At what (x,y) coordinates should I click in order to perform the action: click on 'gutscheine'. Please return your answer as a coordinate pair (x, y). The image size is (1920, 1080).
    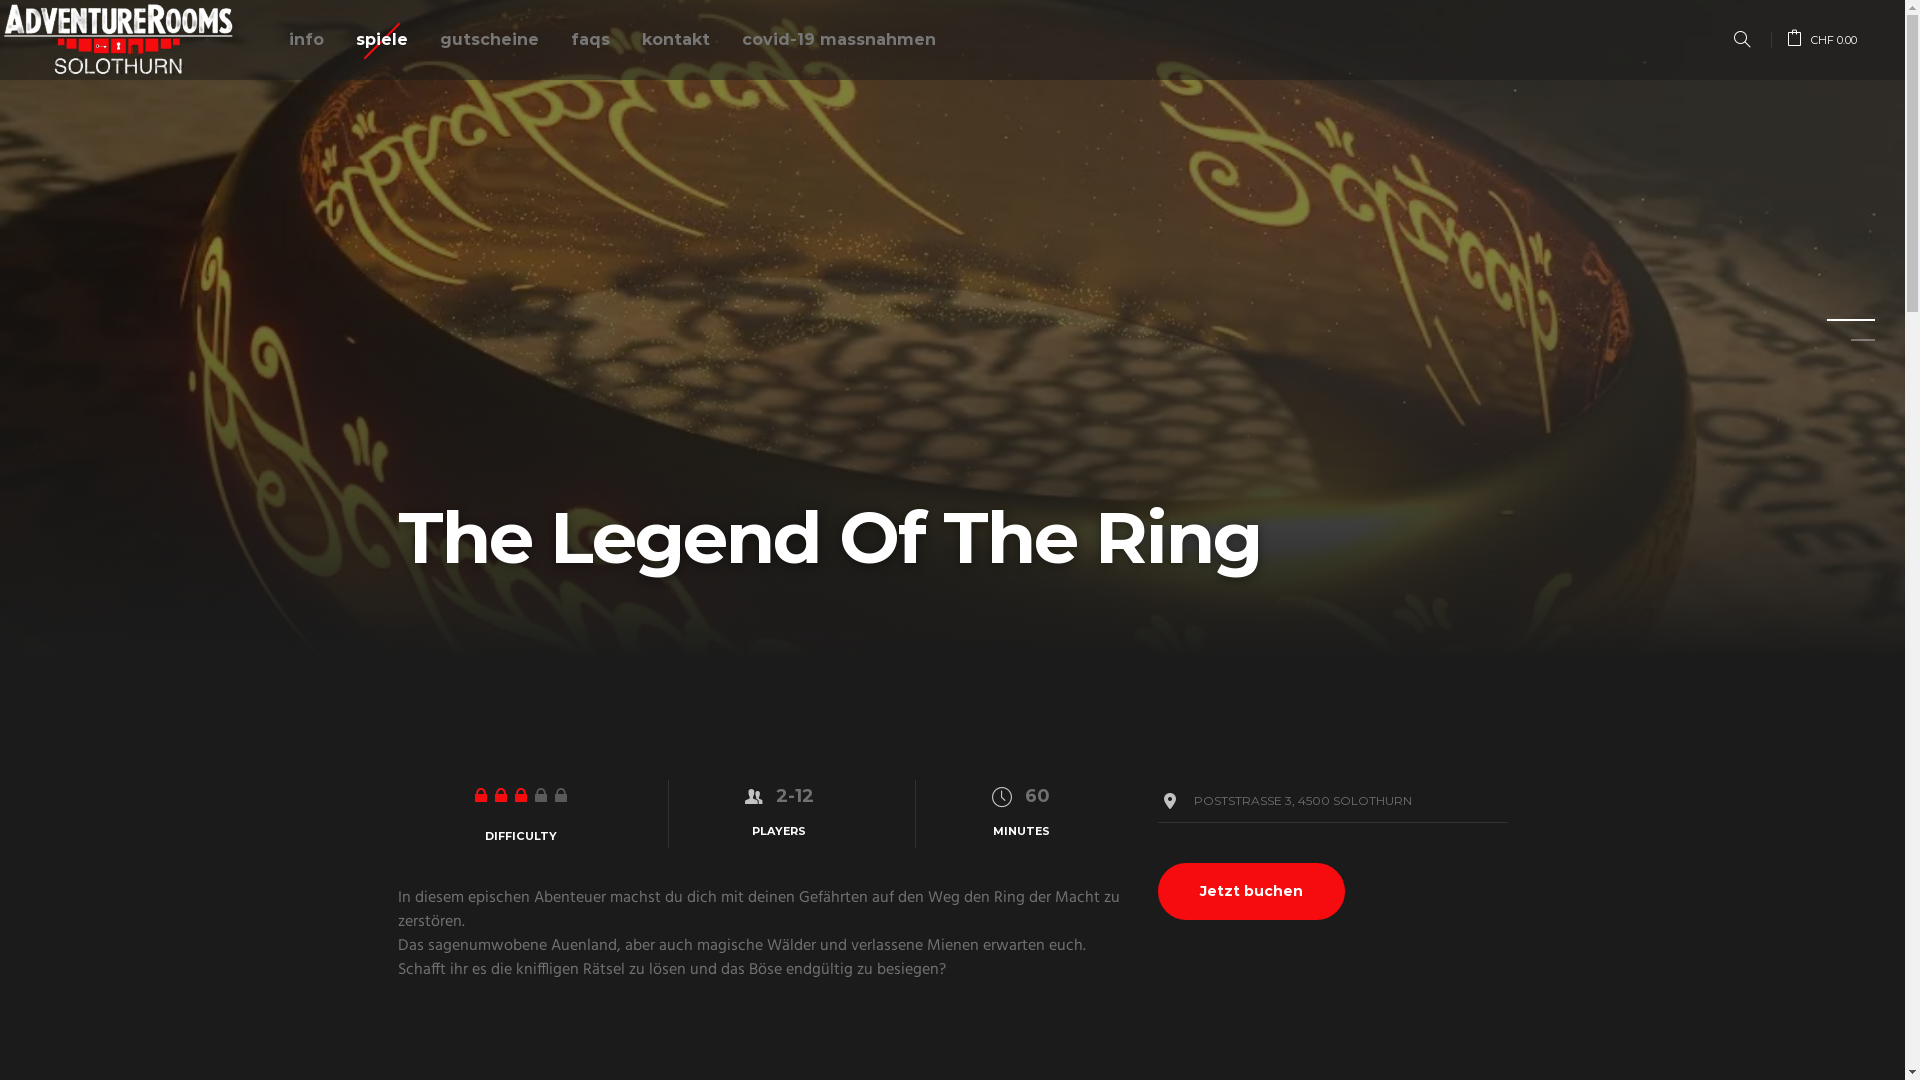
    Looking at the image, I should click on (431, 39).